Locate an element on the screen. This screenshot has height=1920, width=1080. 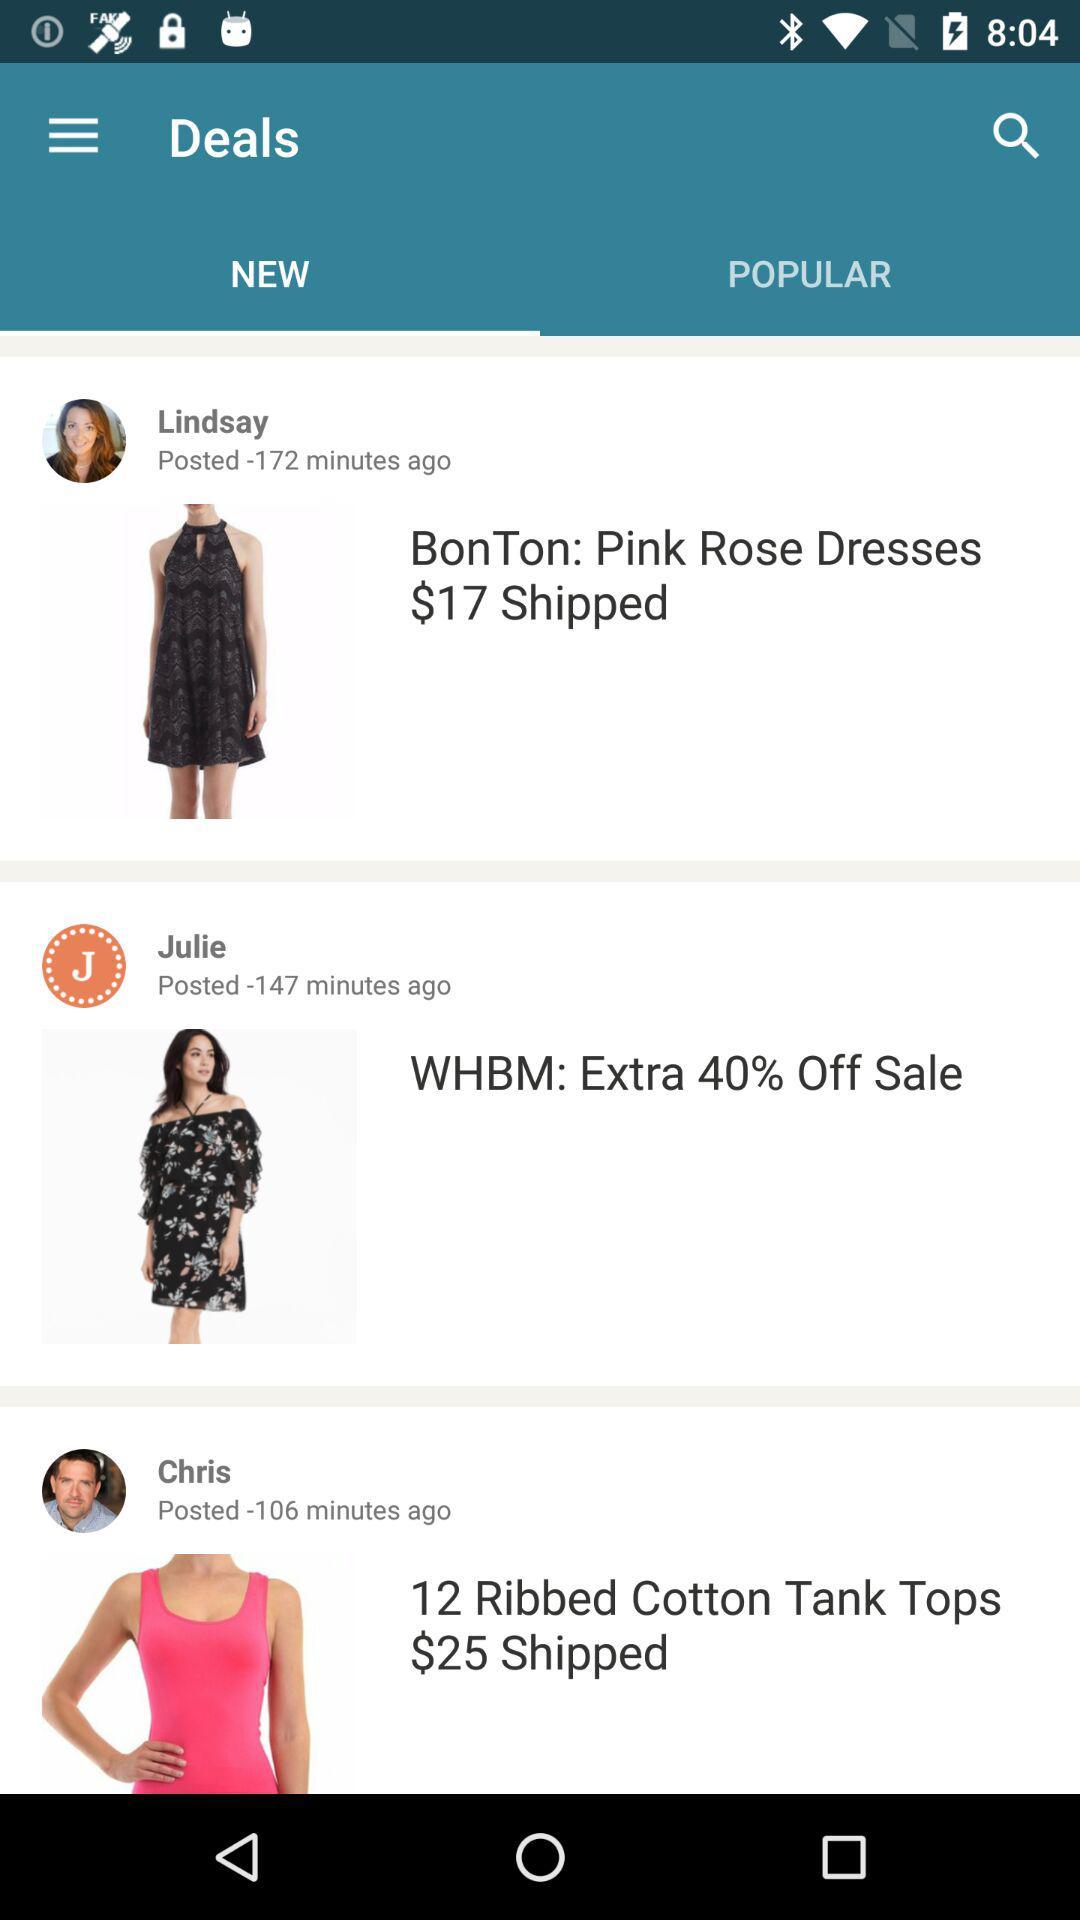
the second picture is located at coordinates (199, 1186).